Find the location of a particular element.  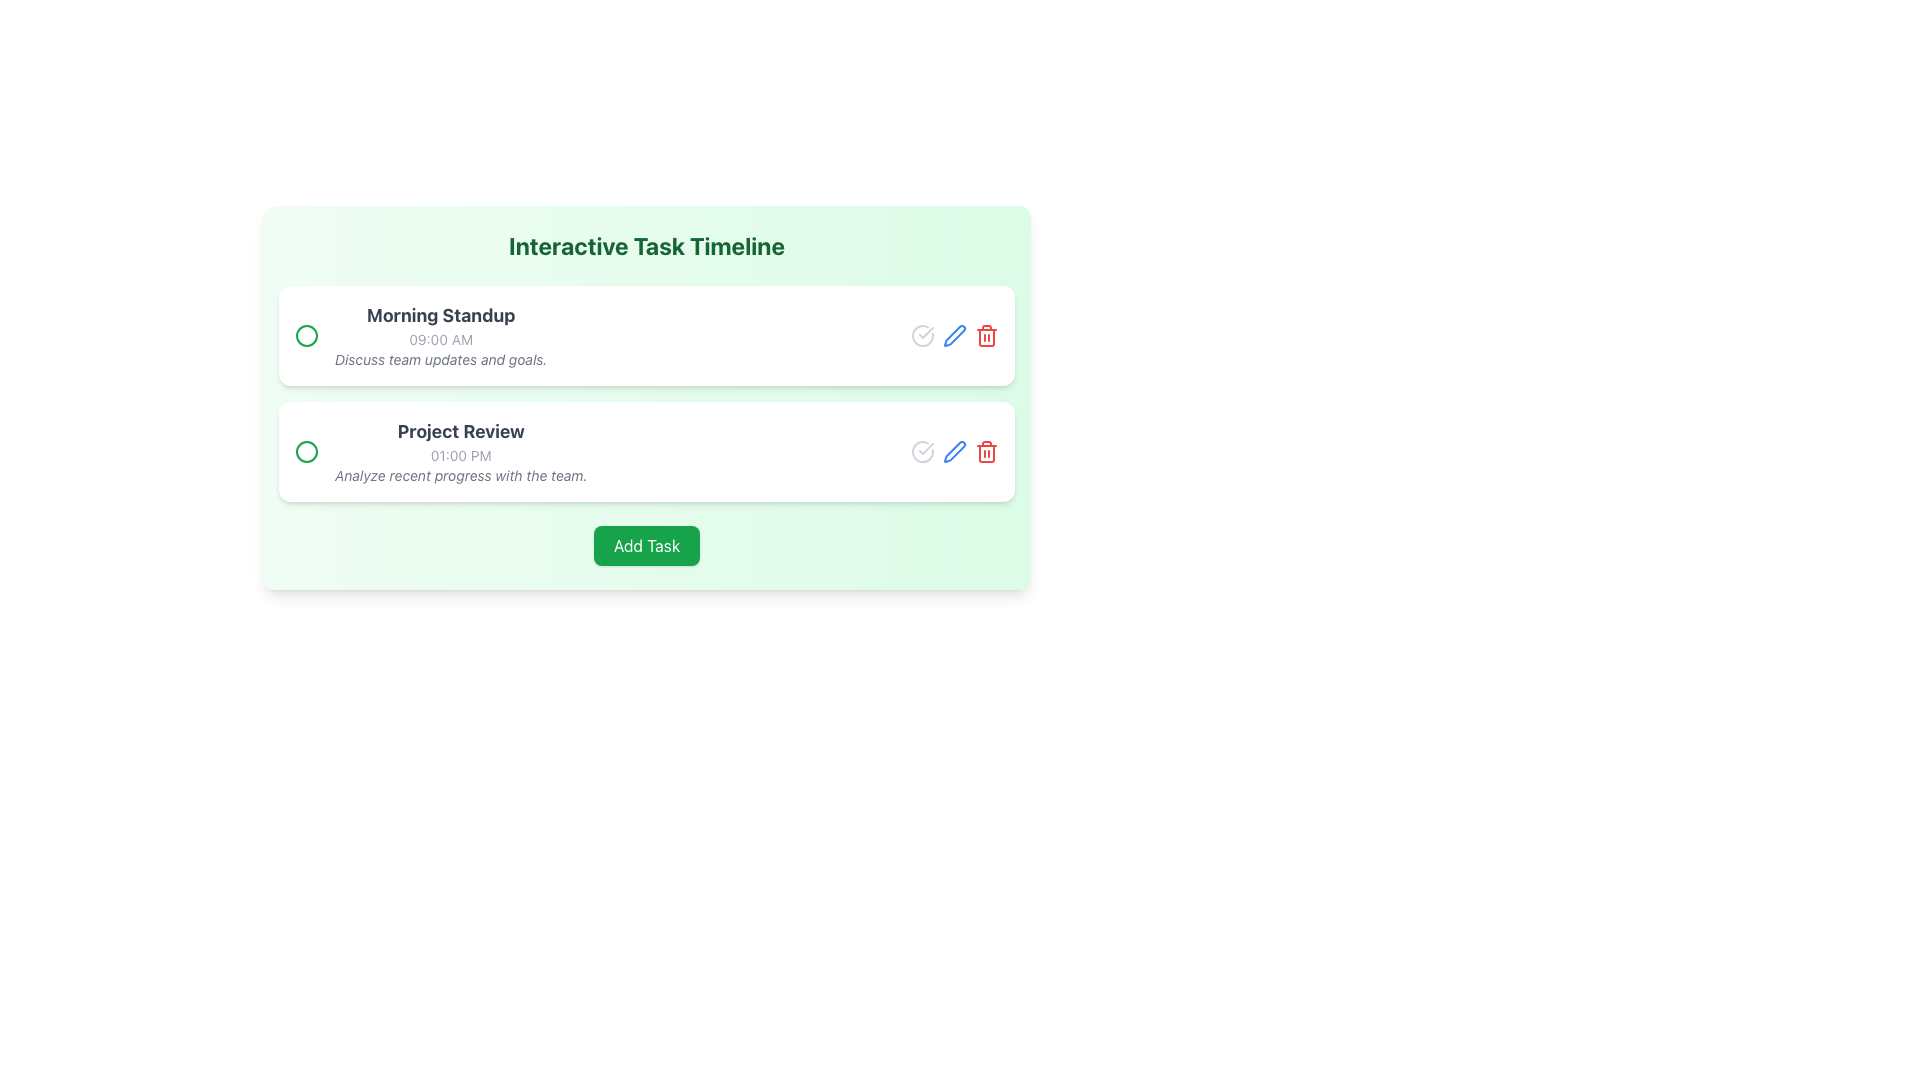

the Circular Icon with Checkmark located at the start of the row of interactive icons in the second task card is located at coordinates (921, 451).